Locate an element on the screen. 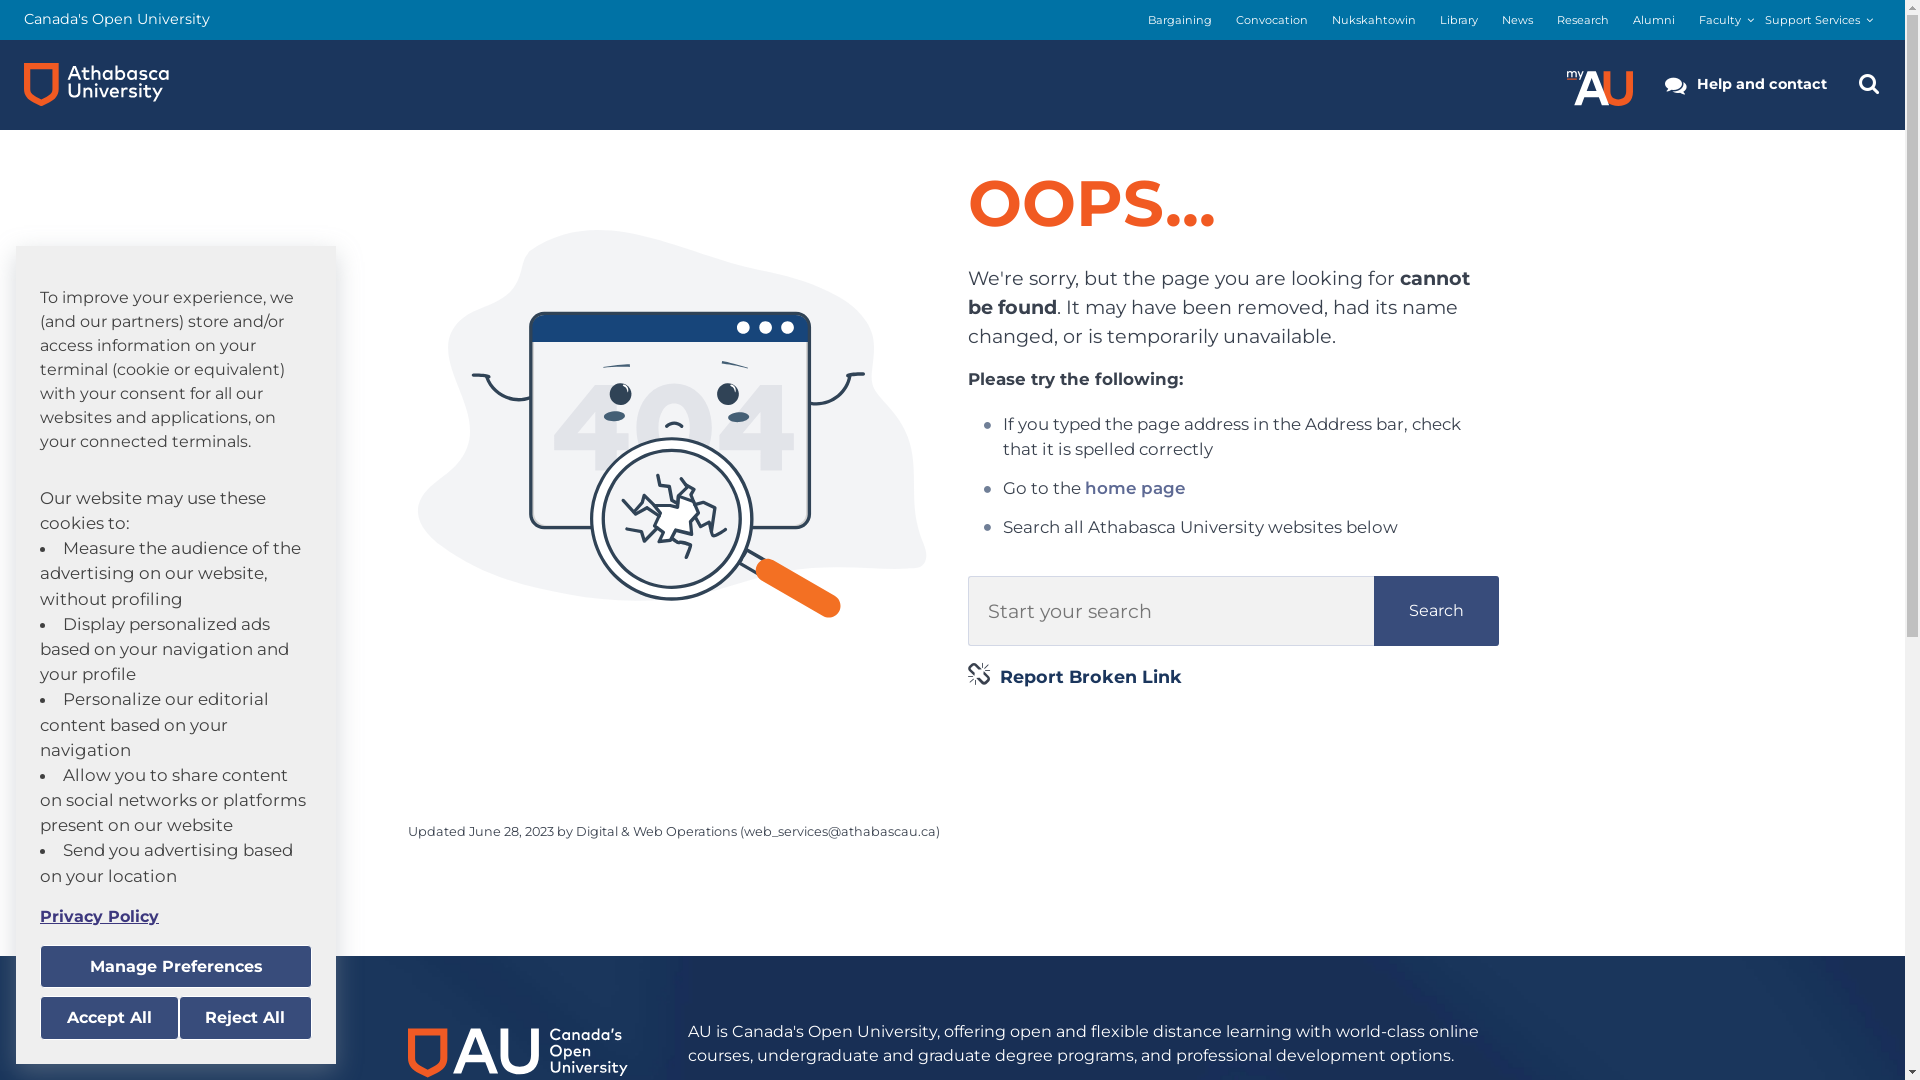 The width and height of the screenshot is (1920, 1080). 'Library' is located at coordinates (1459, 20).